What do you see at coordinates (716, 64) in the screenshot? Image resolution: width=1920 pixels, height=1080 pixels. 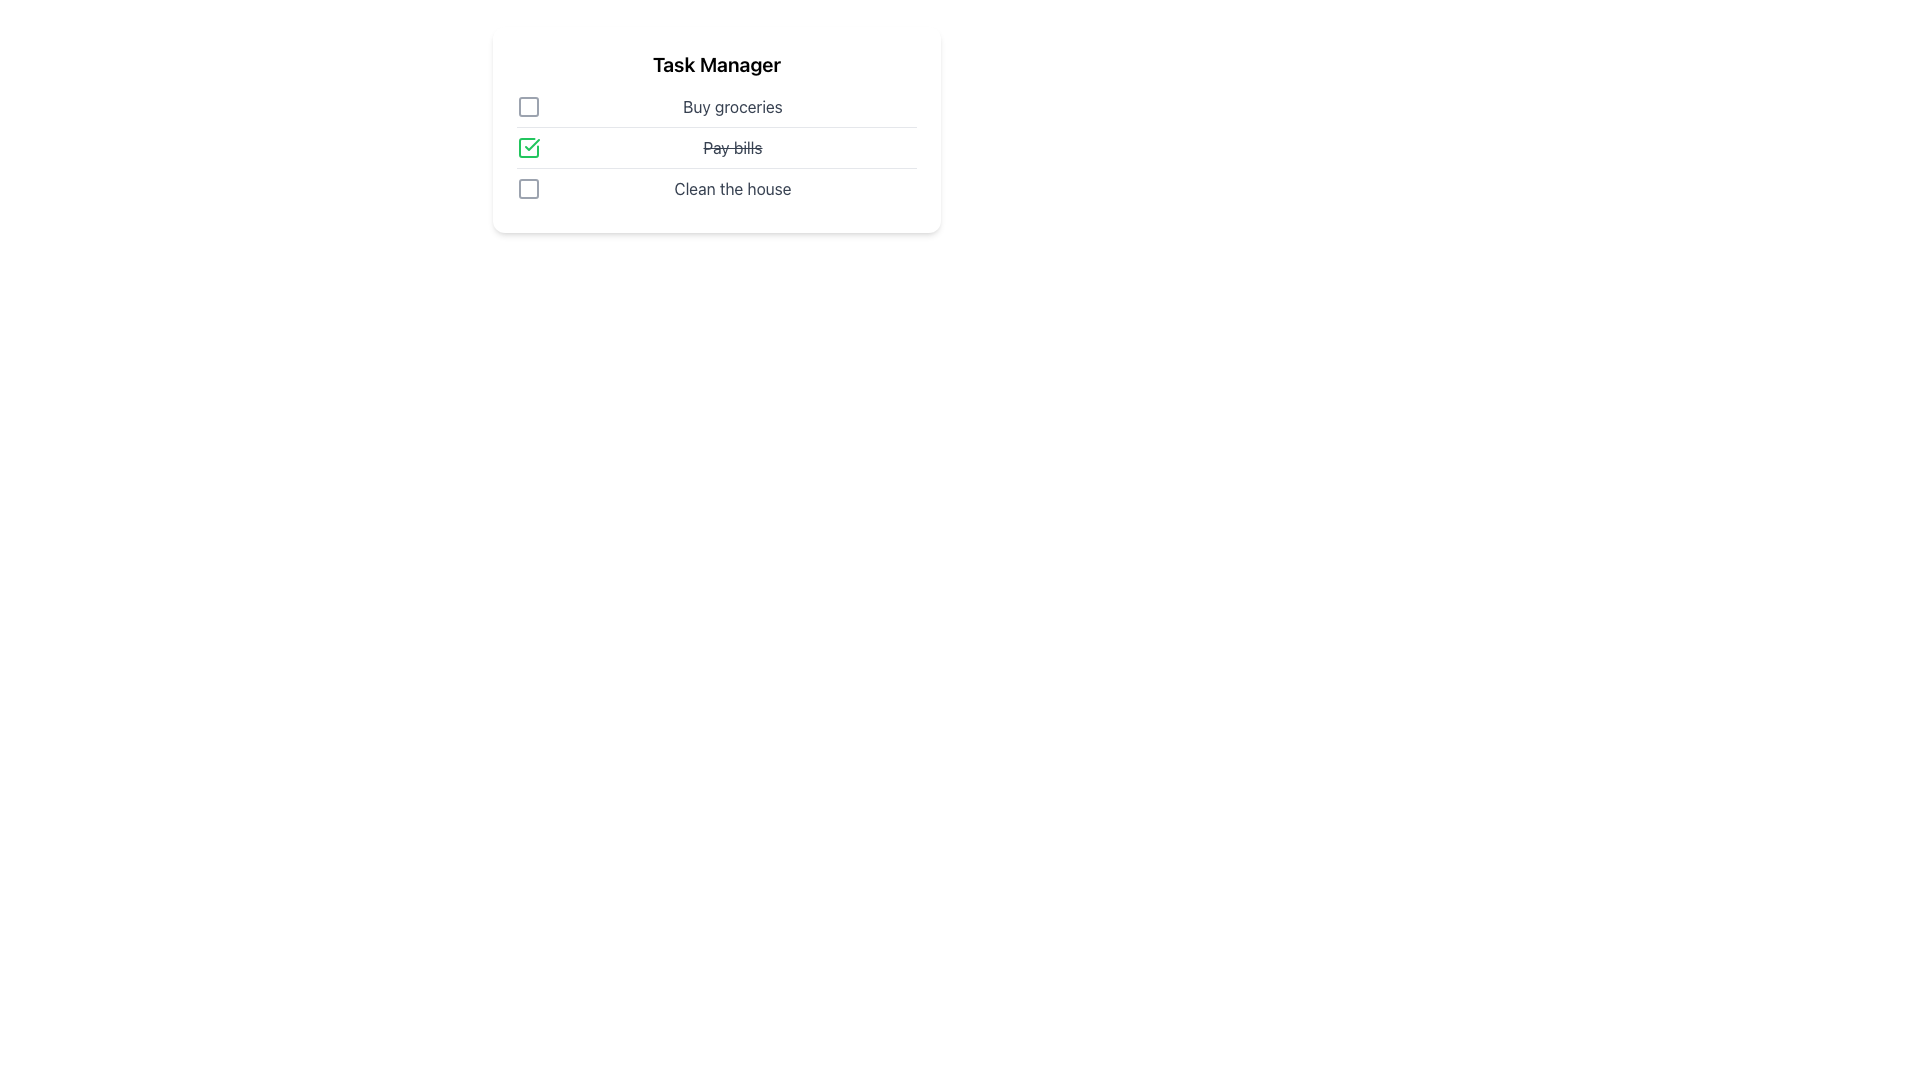 I see `the title Text Label located at the top of the card-like interface, which provides context for the tasks below` at bounding box center [716, 64].